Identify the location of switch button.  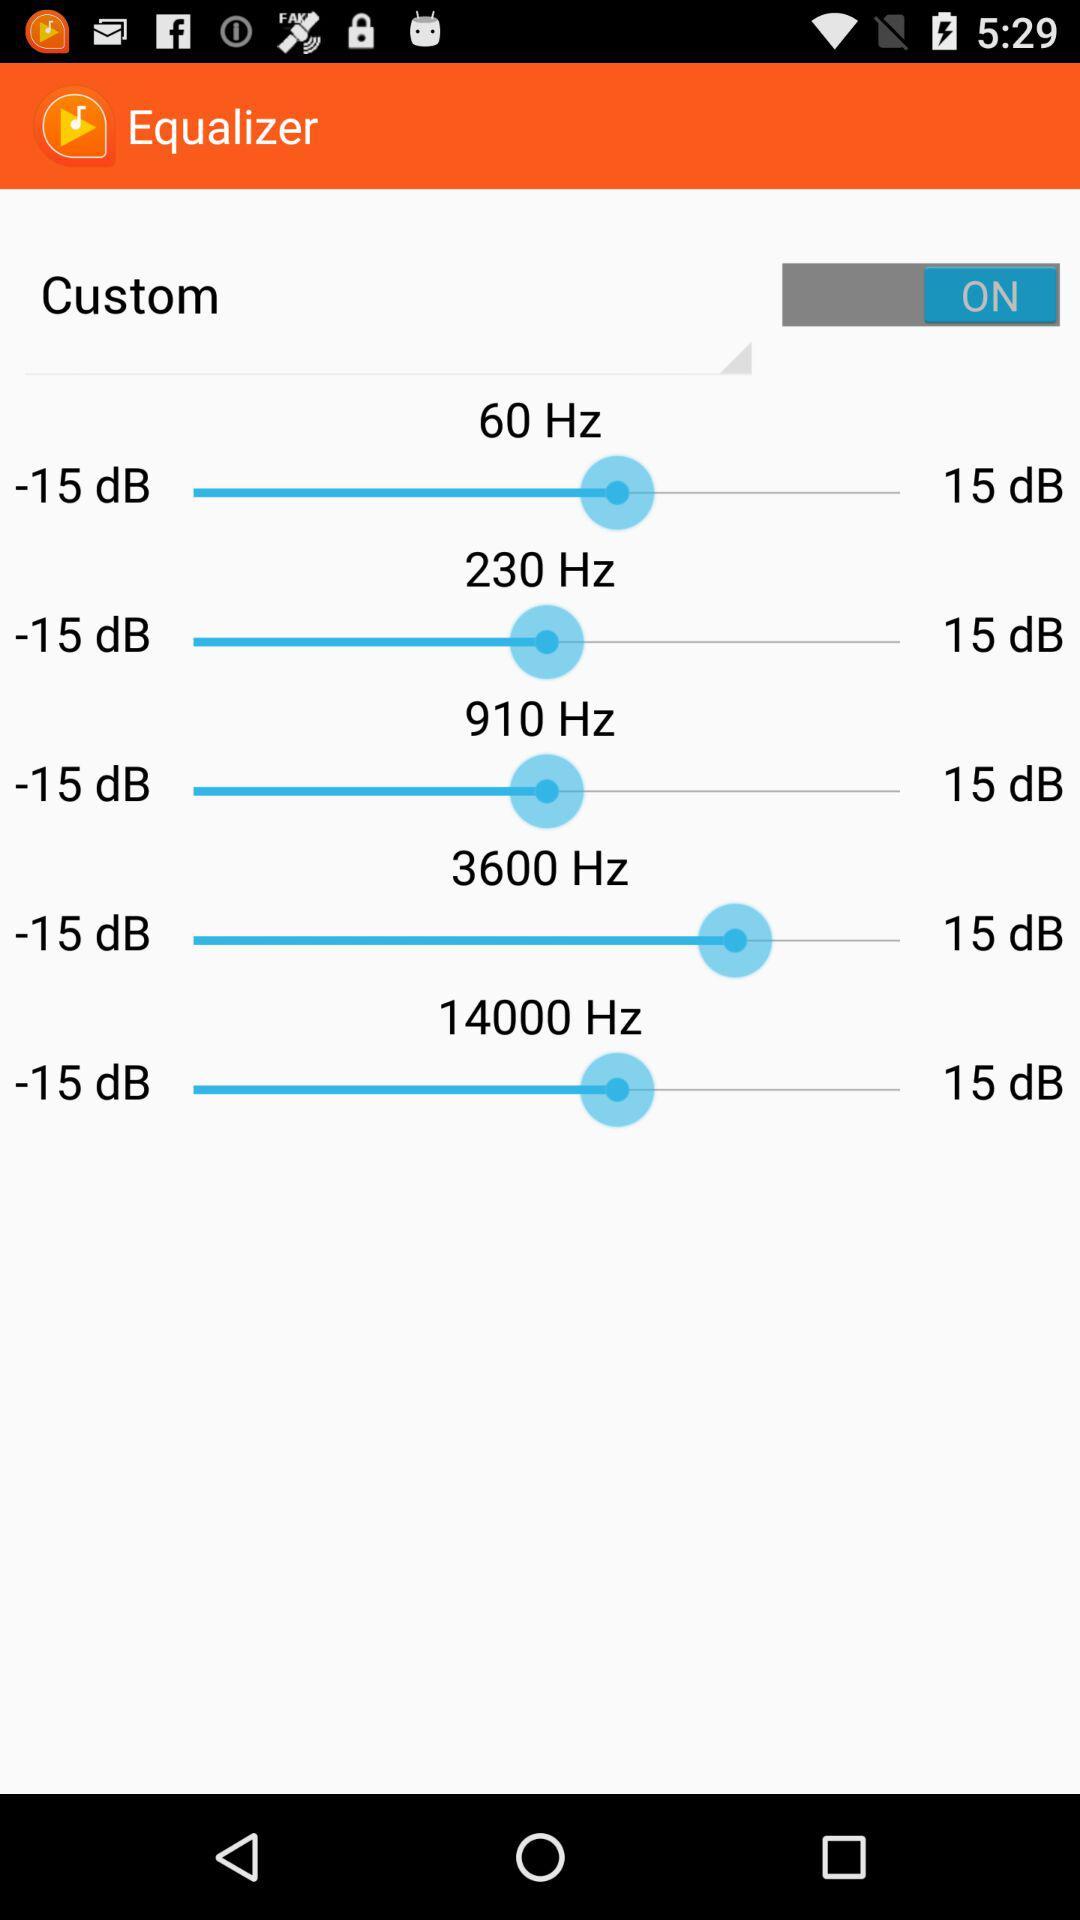
(921, 293).